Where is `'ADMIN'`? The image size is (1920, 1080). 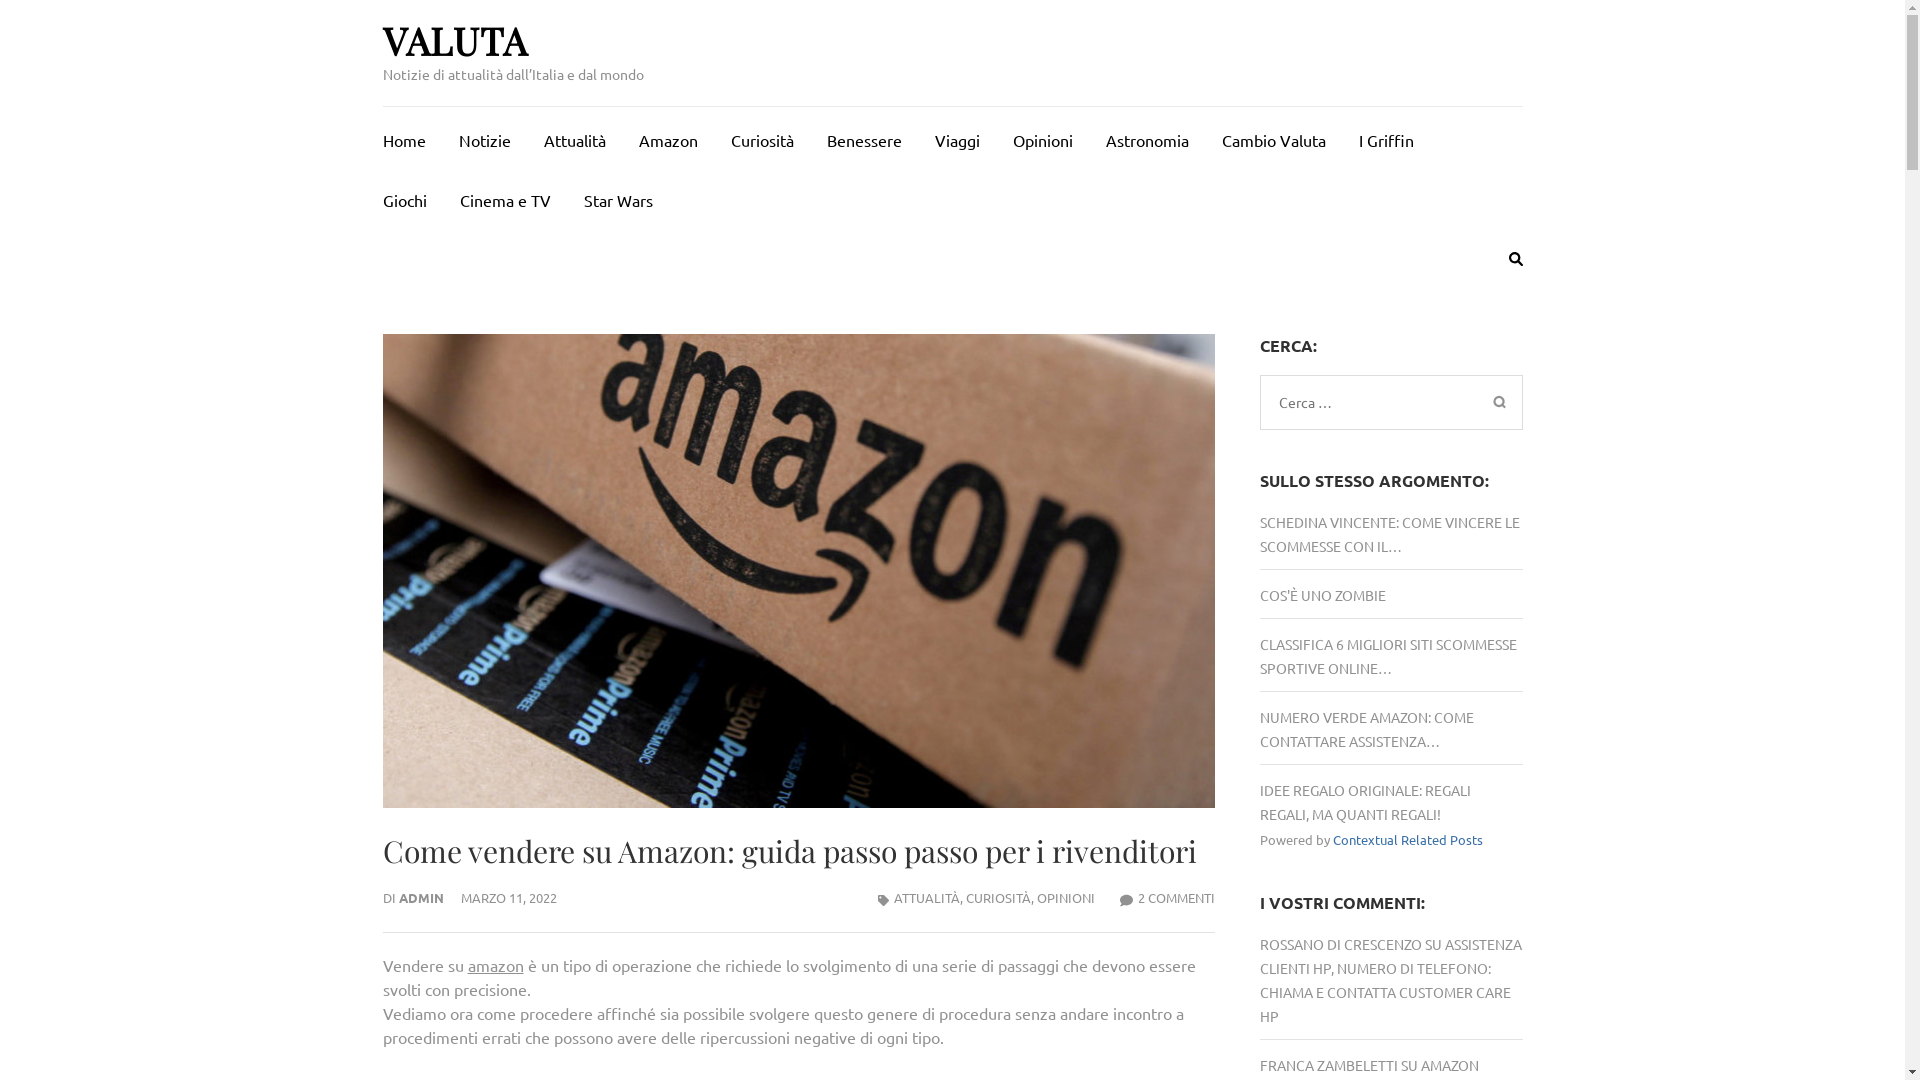 'ADMIN' is located at coordinates (419, 896).